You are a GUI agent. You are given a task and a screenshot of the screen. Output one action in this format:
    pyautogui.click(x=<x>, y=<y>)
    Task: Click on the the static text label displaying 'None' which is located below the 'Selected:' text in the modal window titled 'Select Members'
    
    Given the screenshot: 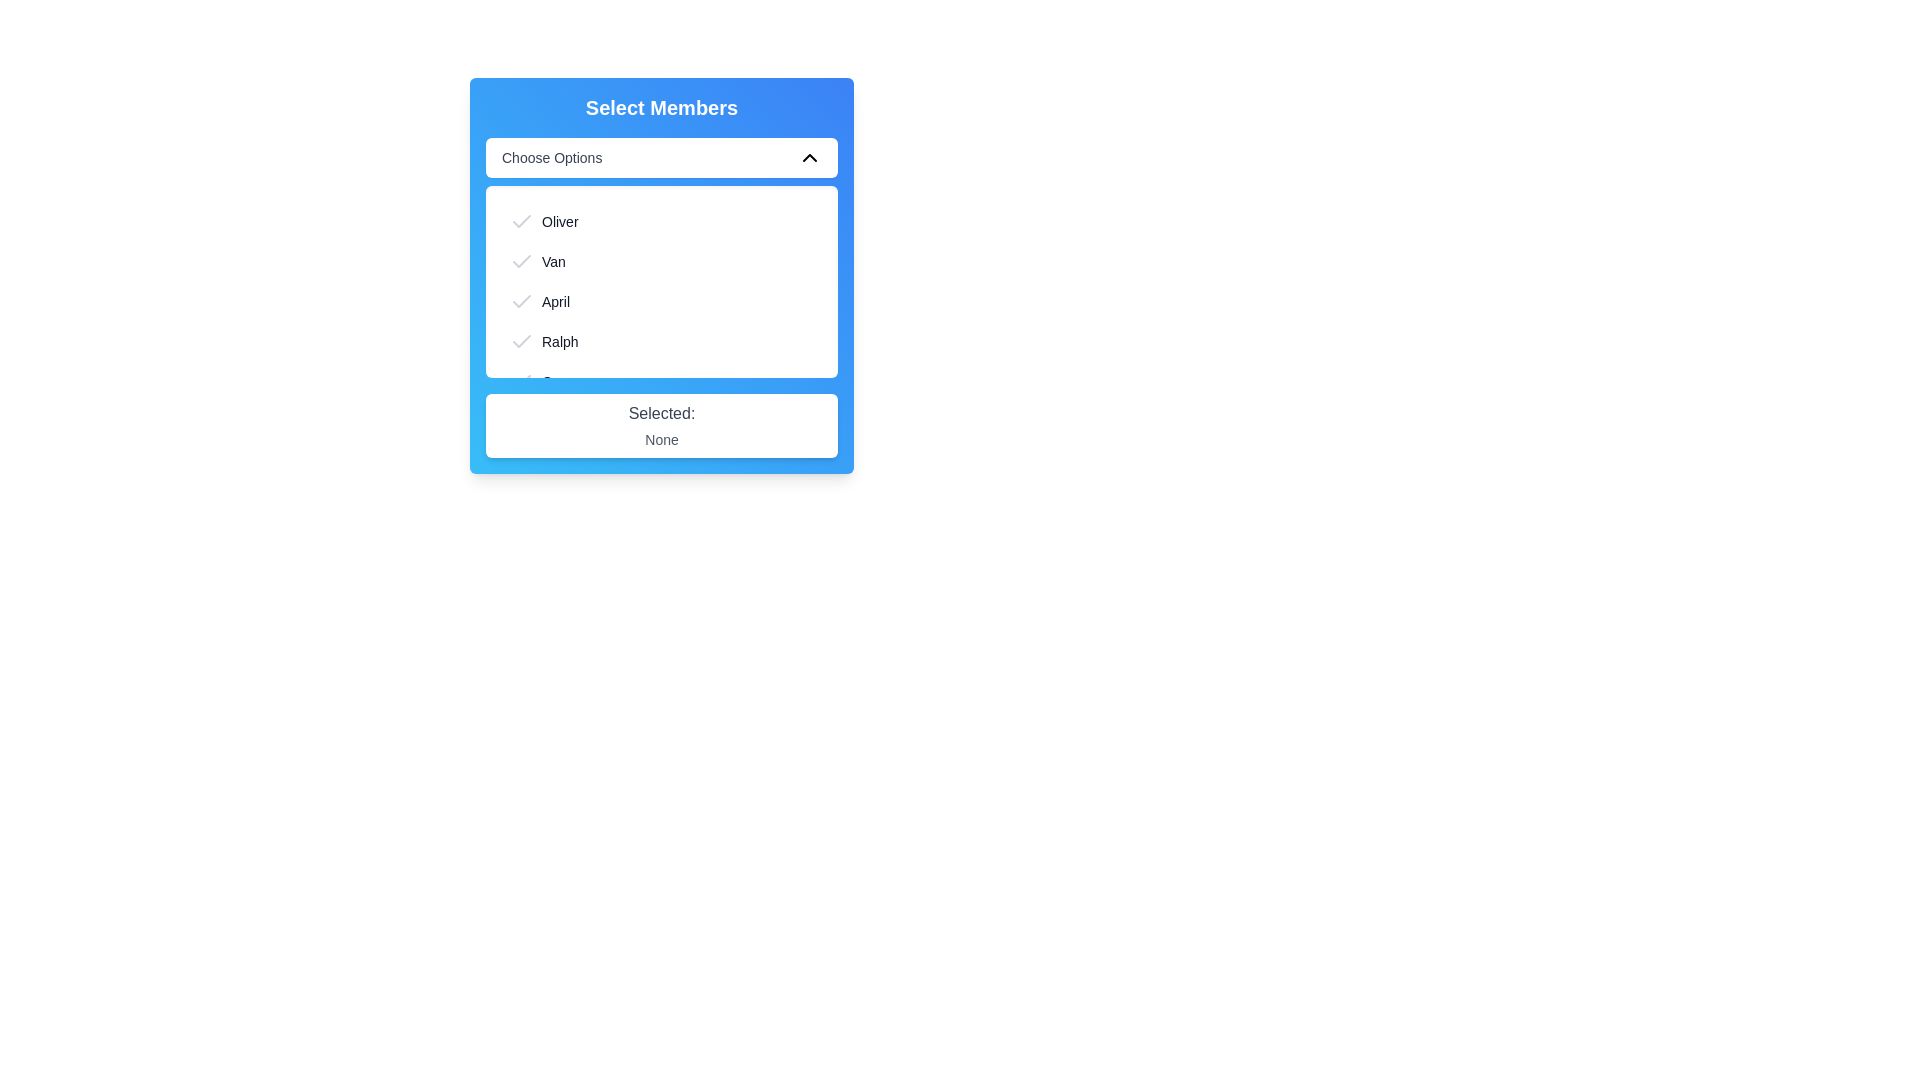 What is the action you would take?
    pyautogui.click(x=662, y=438)
    